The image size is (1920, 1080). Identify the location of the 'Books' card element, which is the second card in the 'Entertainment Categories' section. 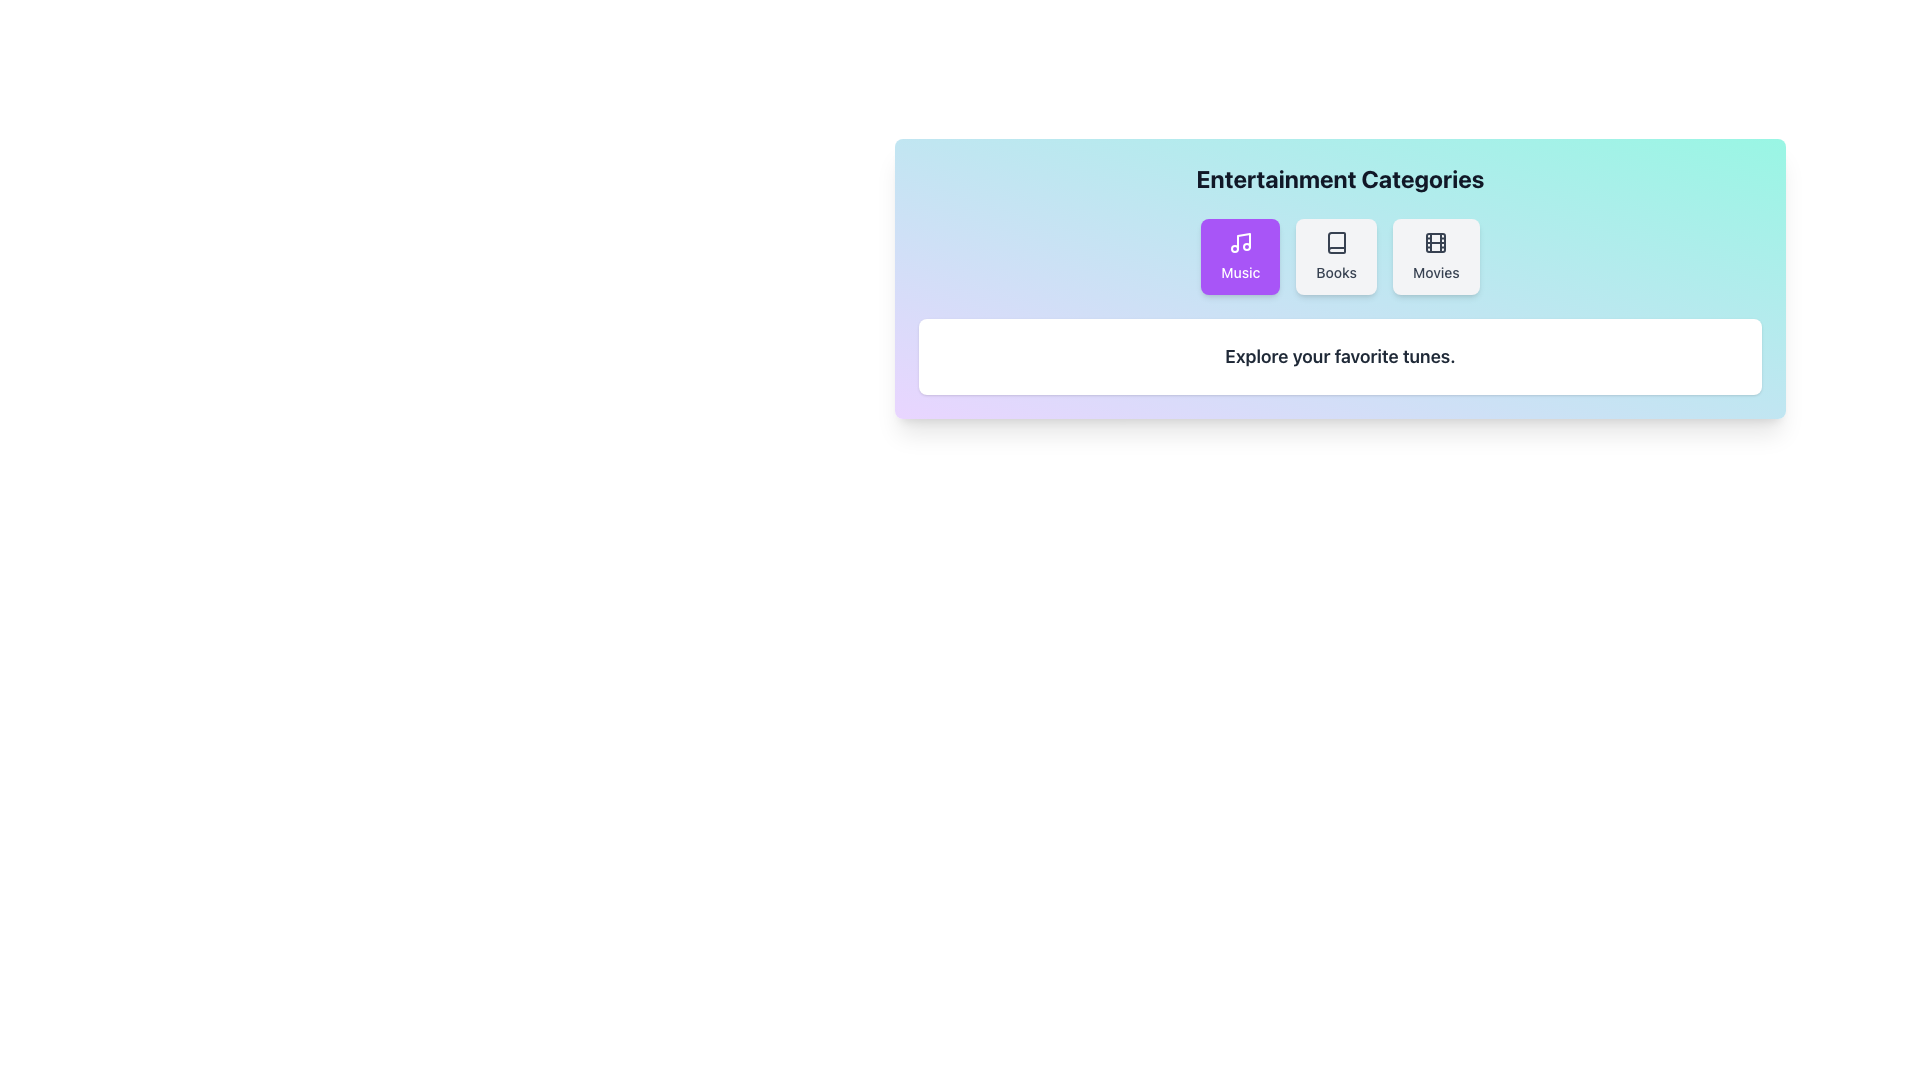
(1340, 256).